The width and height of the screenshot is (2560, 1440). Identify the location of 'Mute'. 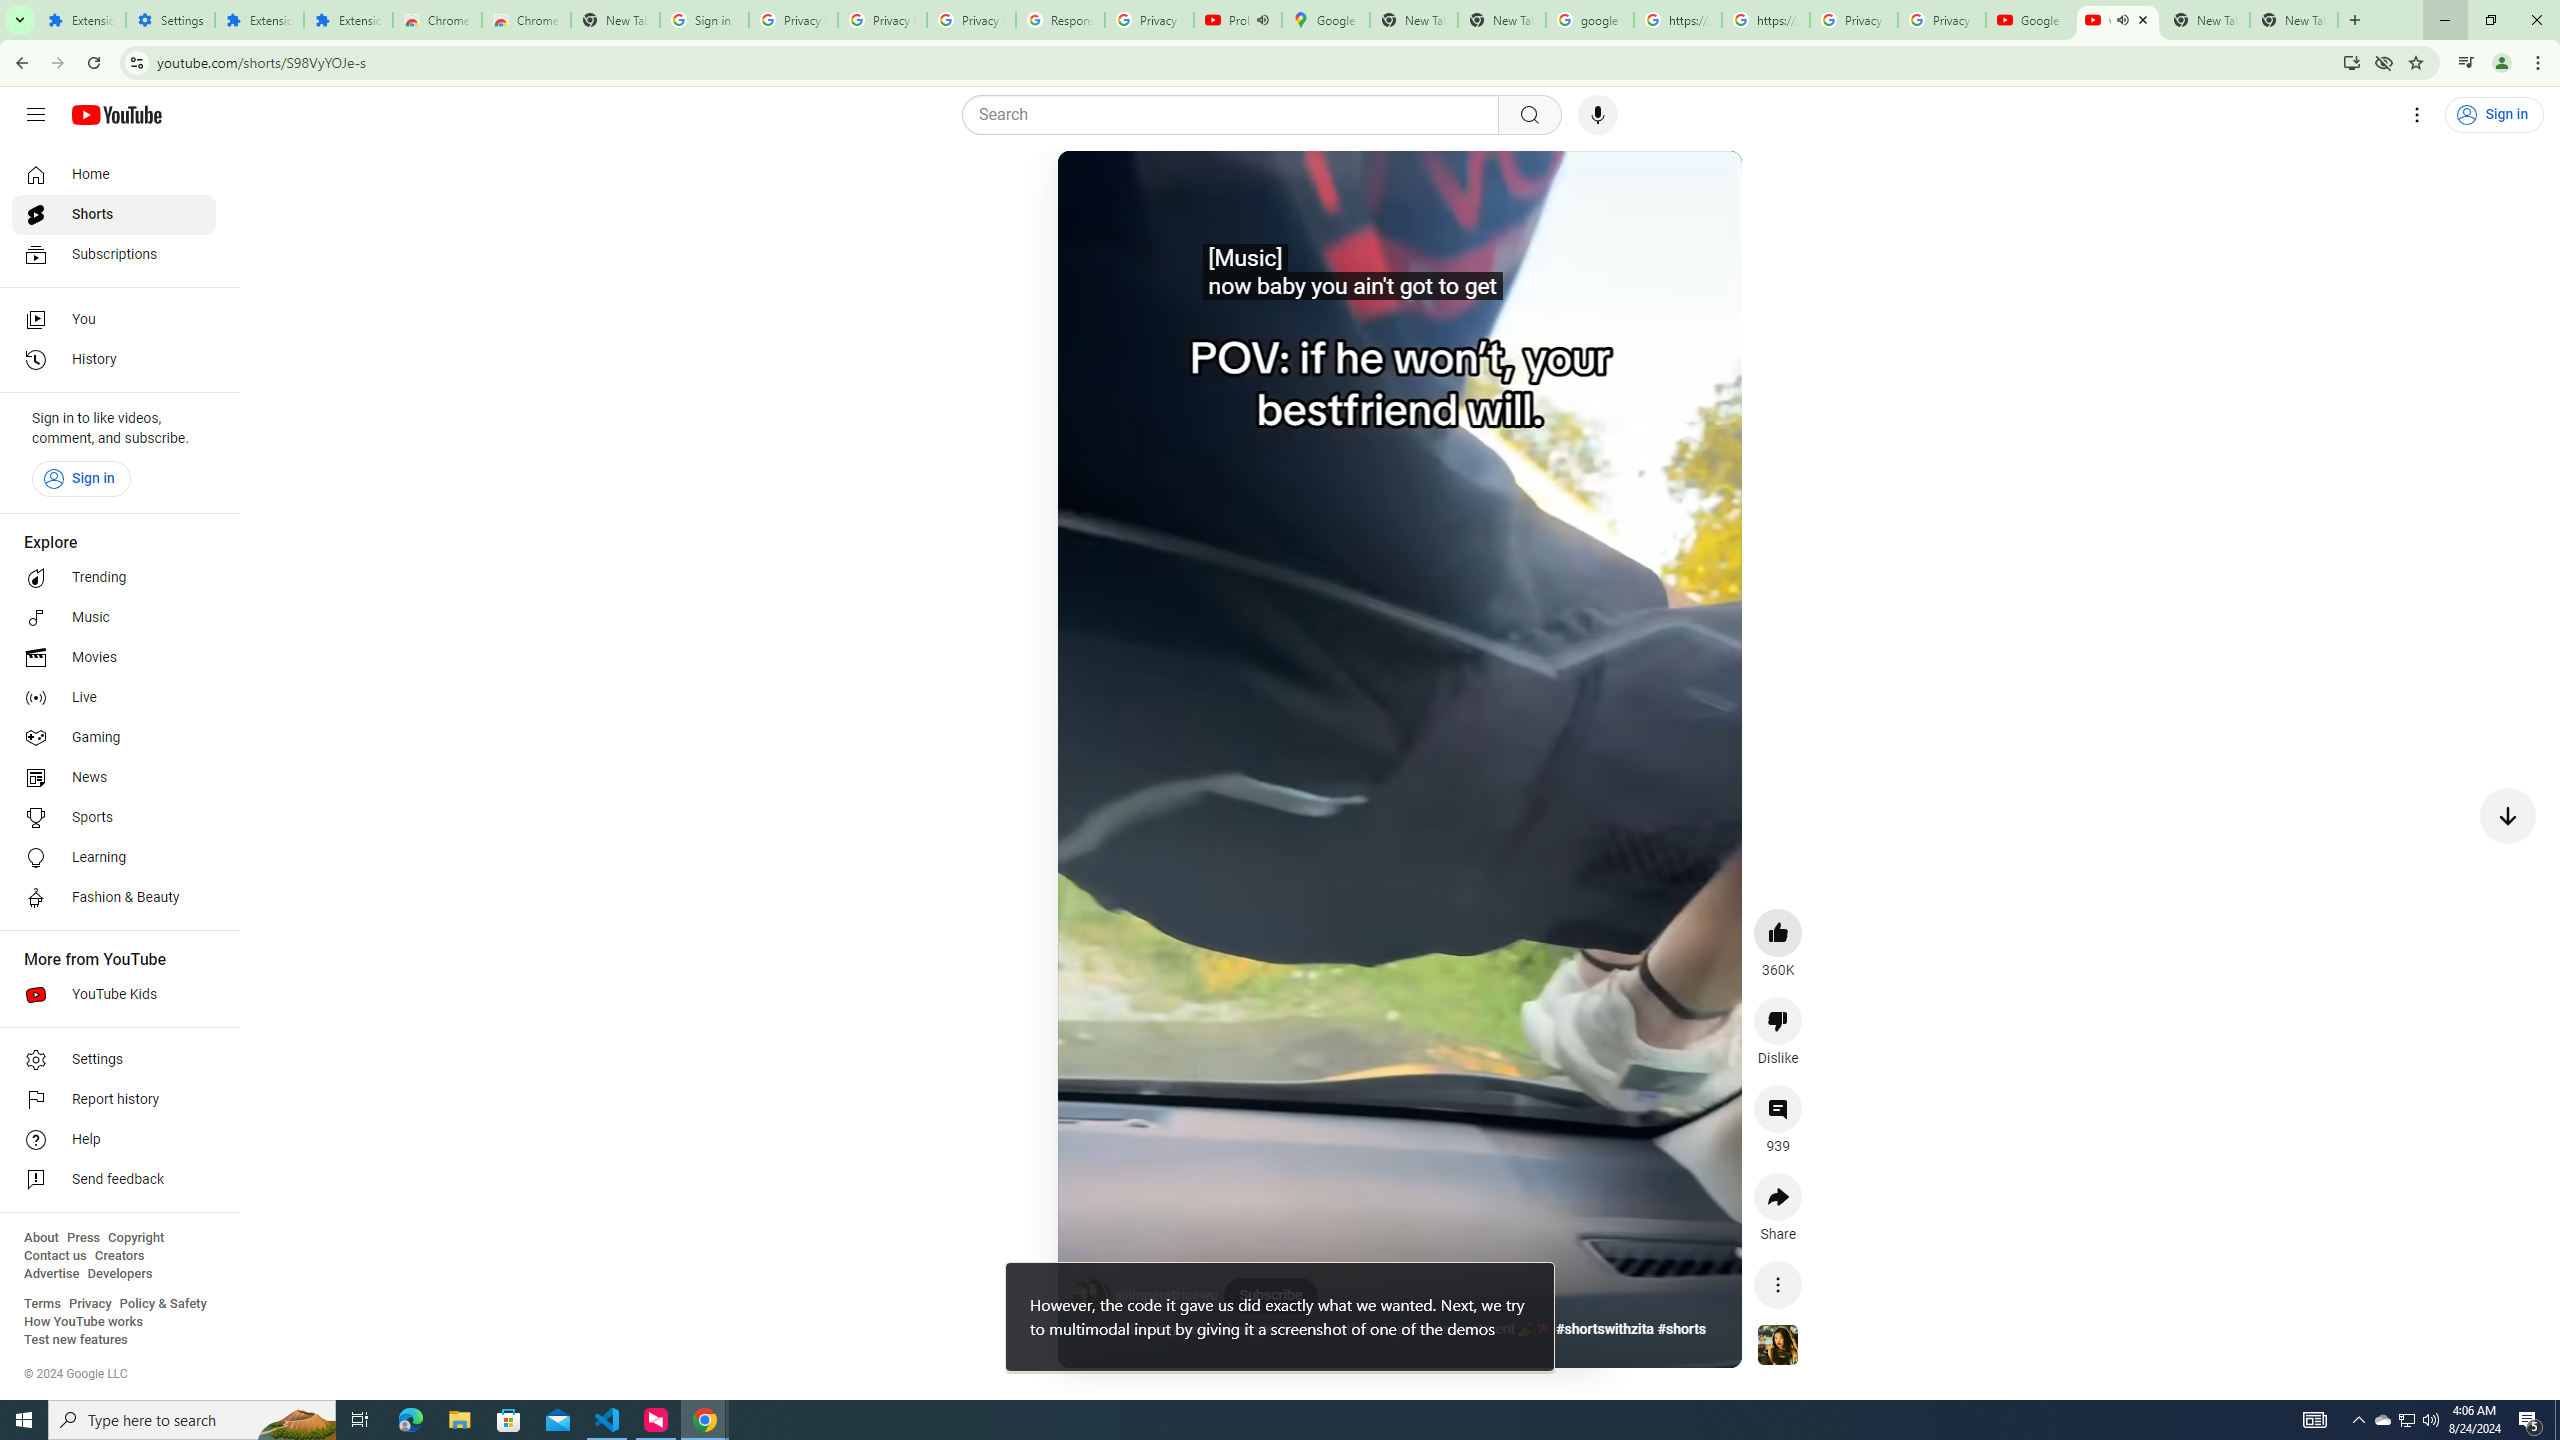
(1161, 189).